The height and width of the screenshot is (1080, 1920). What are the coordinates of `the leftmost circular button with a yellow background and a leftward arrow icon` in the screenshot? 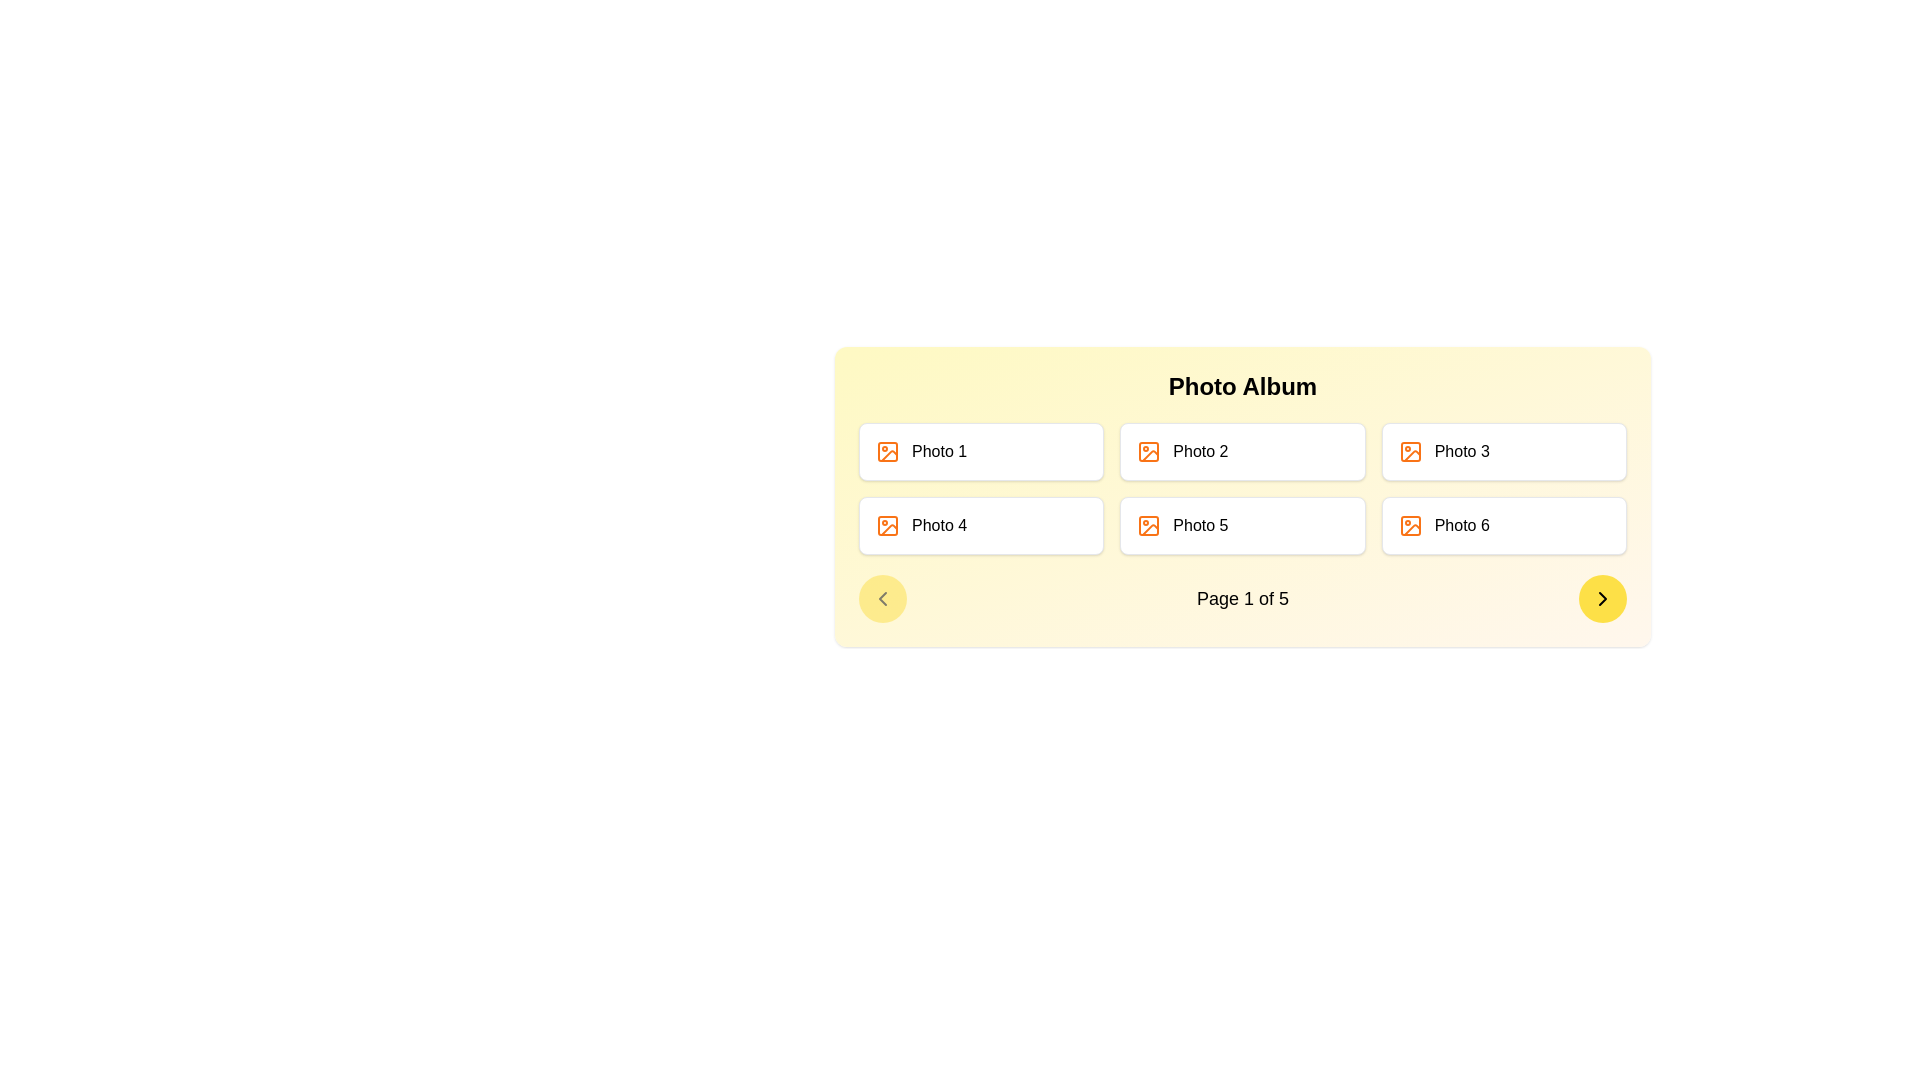 It's located at (882, 597).